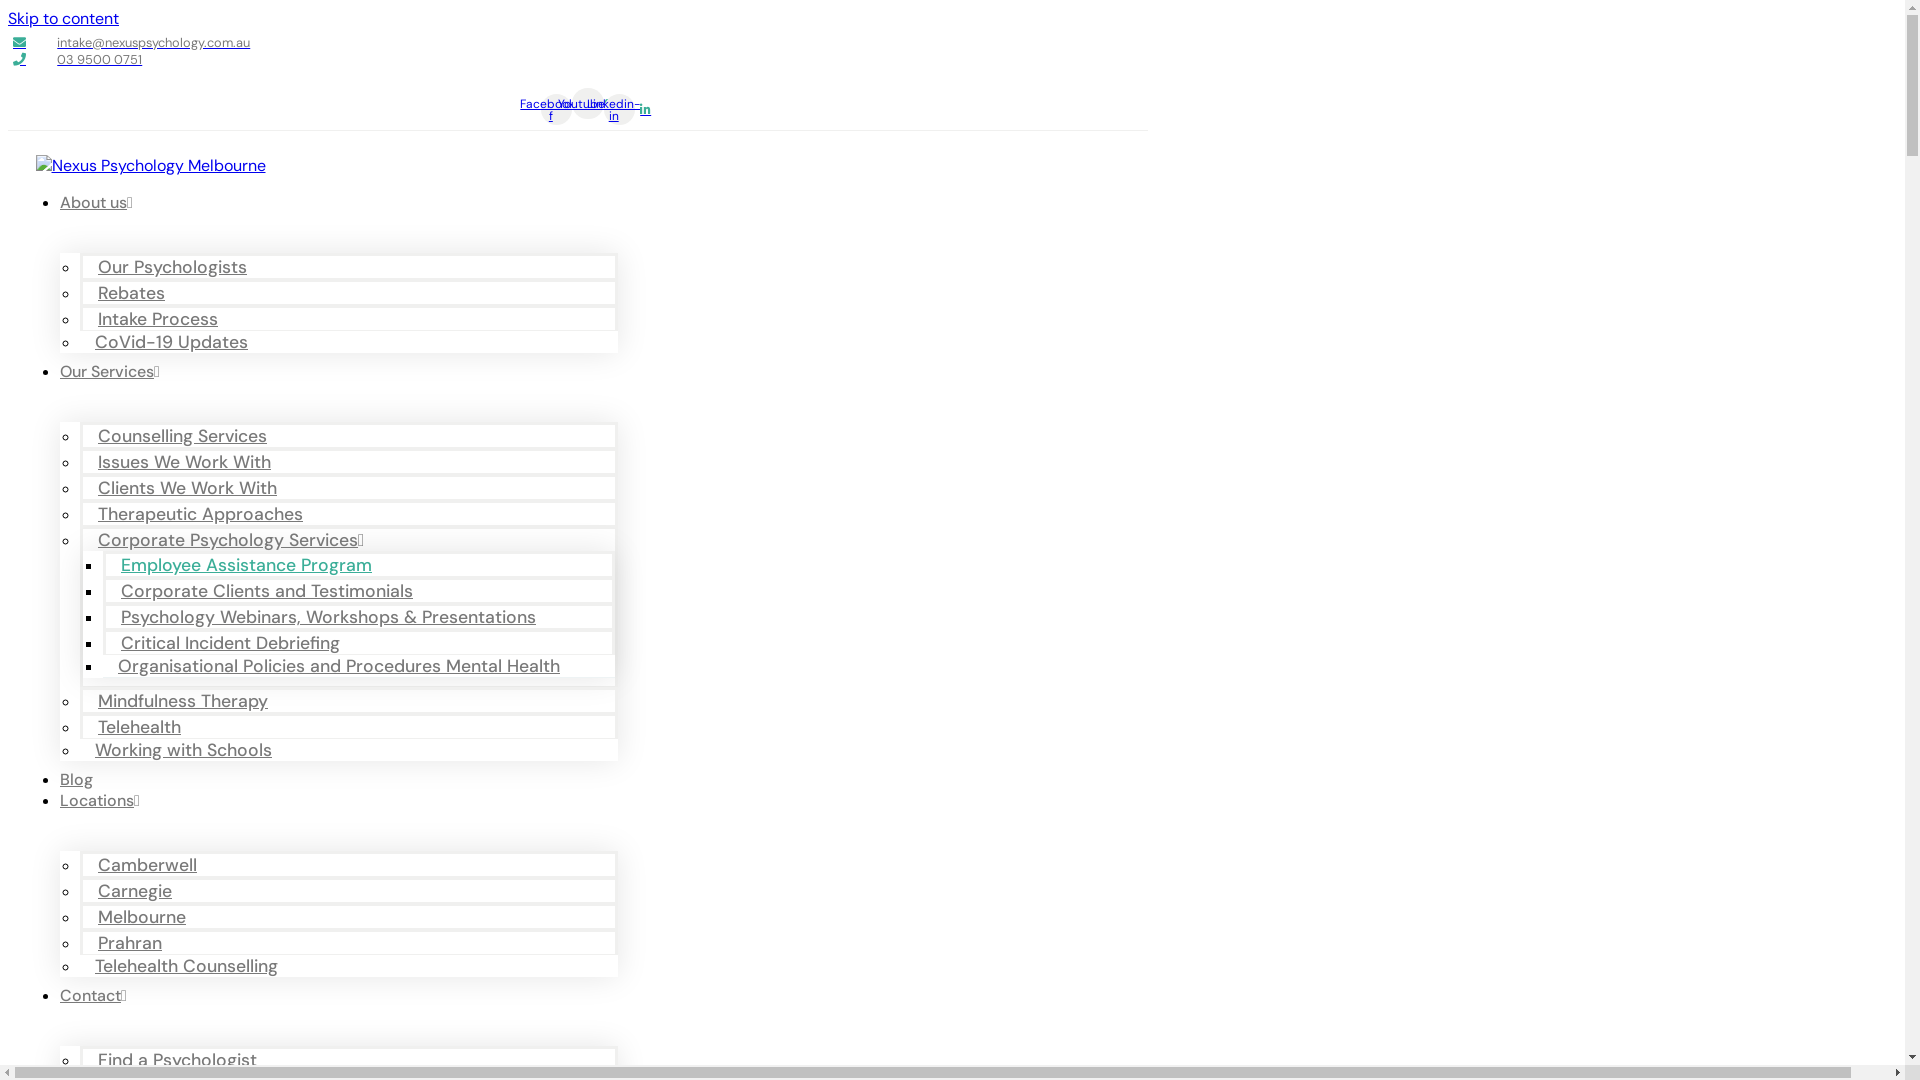  Describe the element at coordinates (205, 512) in the screenshot. I see `'Therapeutic Approaches'` at that location.